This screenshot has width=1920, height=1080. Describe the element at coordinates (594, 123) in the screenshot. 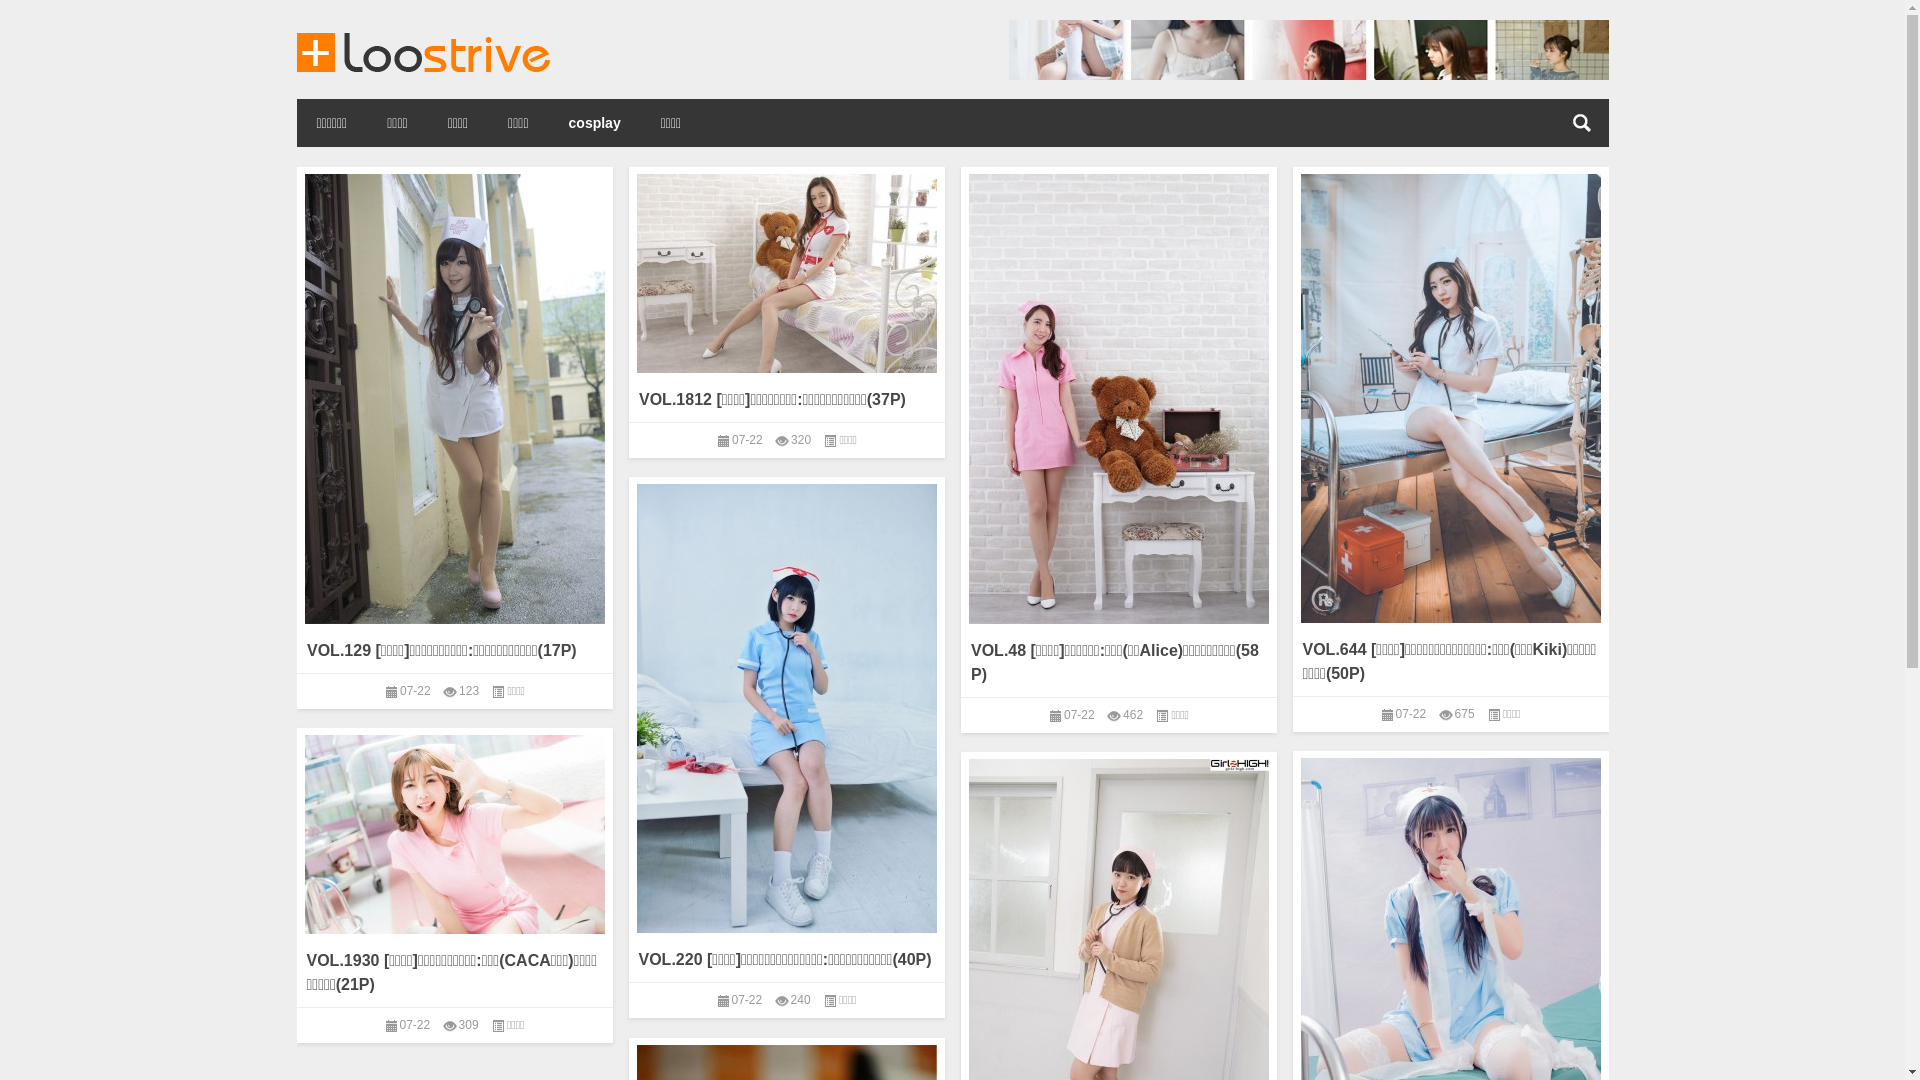

I see `'cosplay'` at that location.